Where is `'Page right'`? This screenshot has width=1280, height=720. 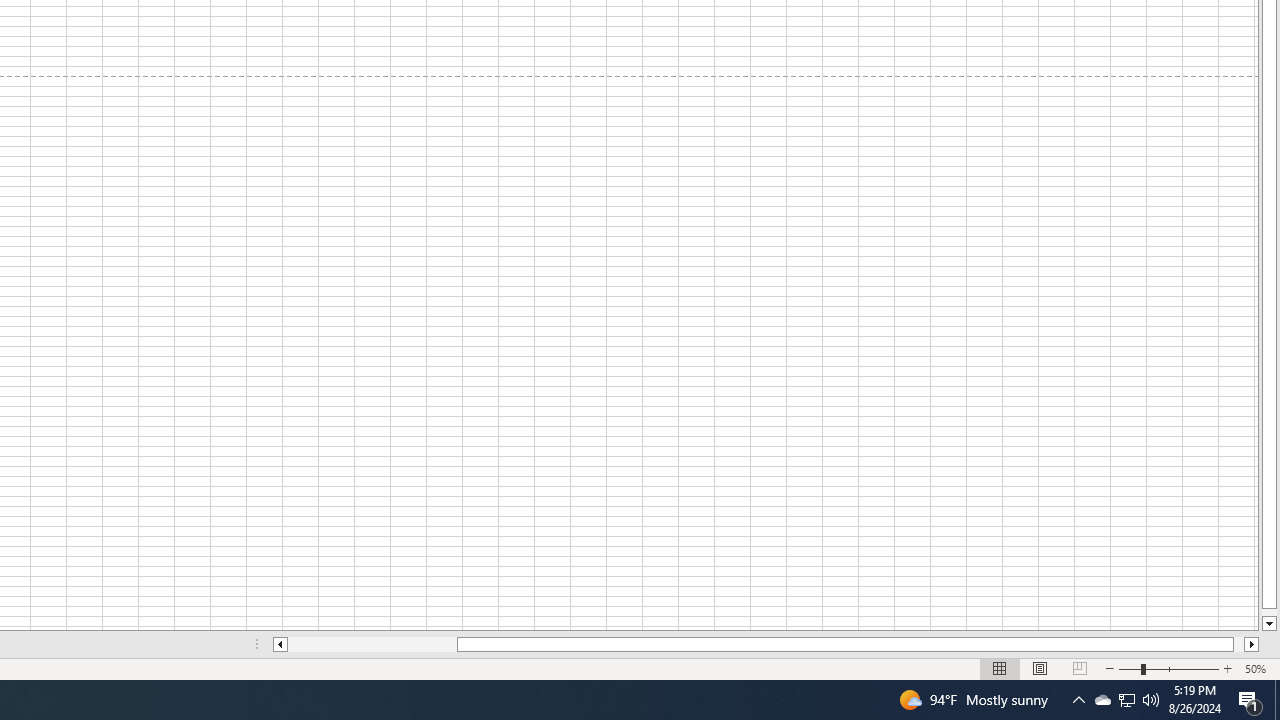
'Page right' is located at coordinates (1238, 644).